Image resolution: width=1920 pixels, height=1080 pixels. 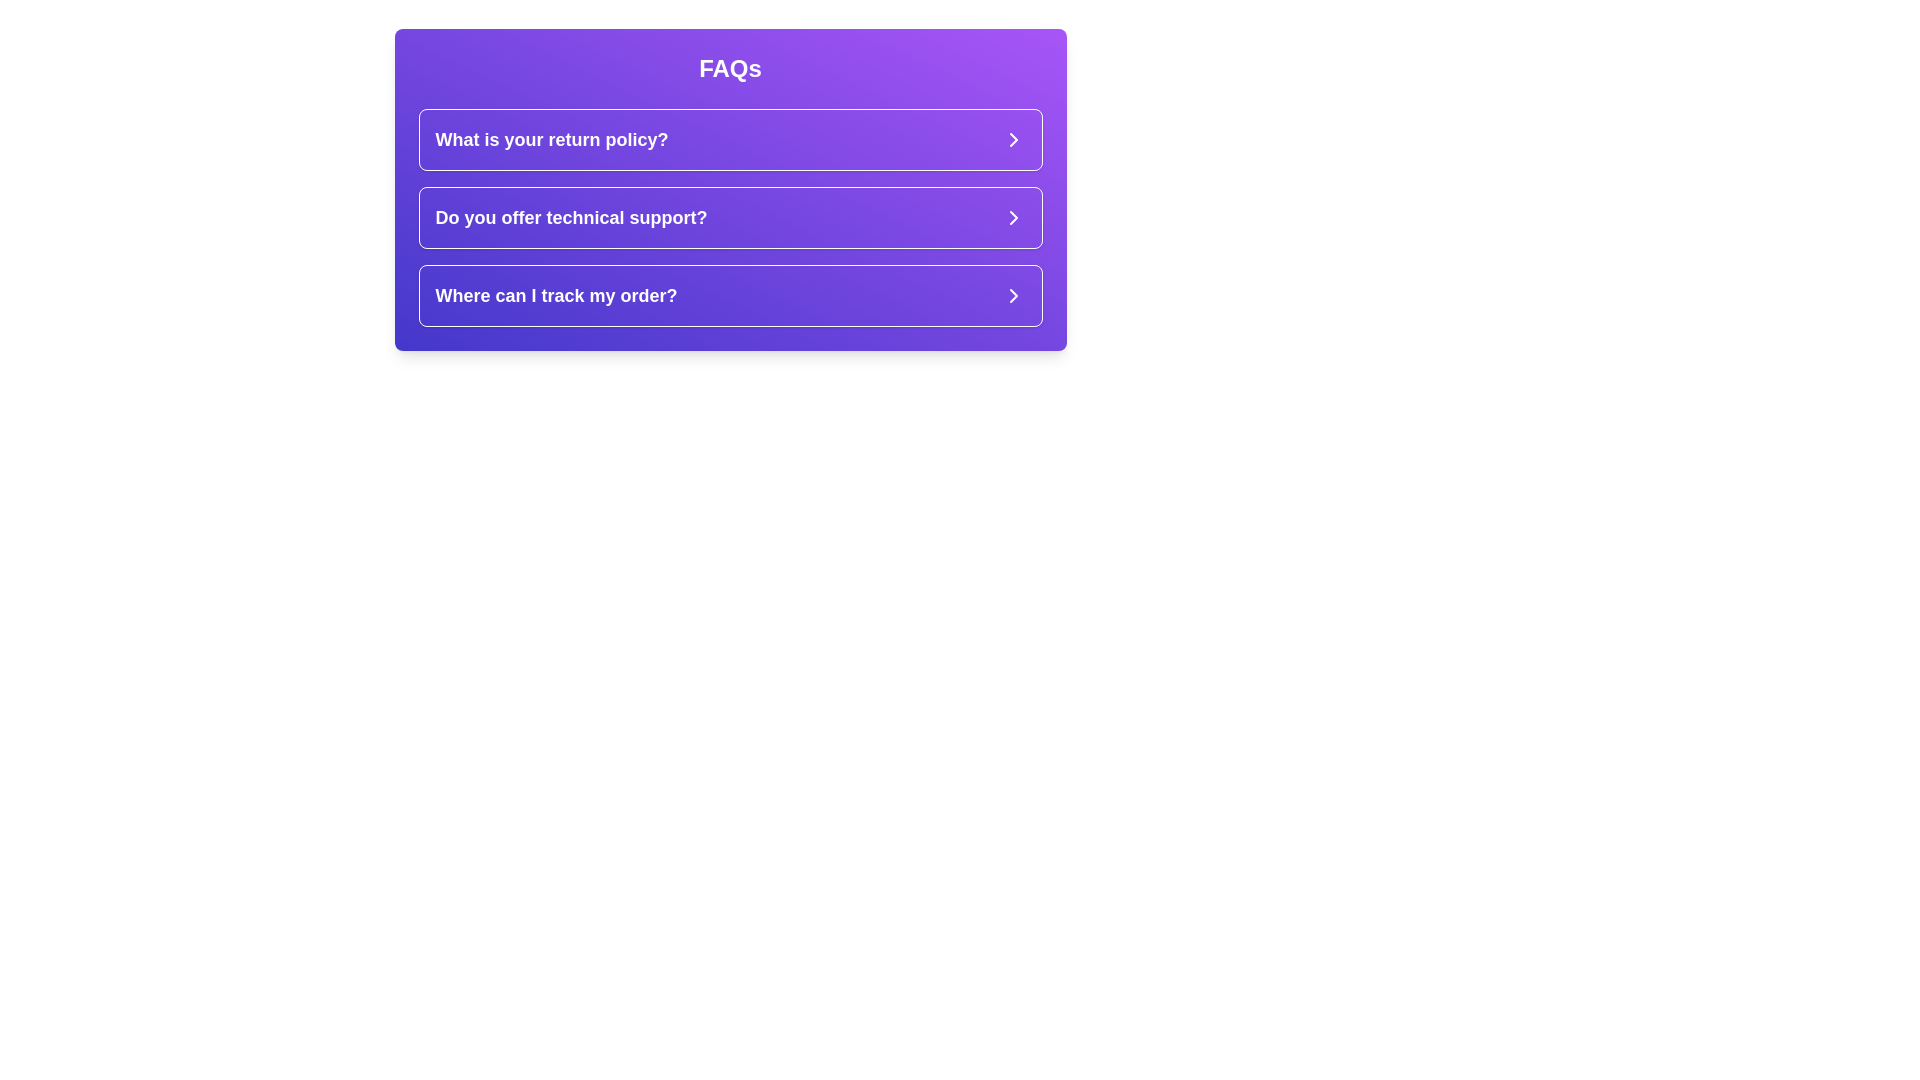 What do you see at coordinates (729, 218) in the screenshot?
I see `the second FAQ item labeled 'Do you offer technical support?'` at bounding box center [729, 218].